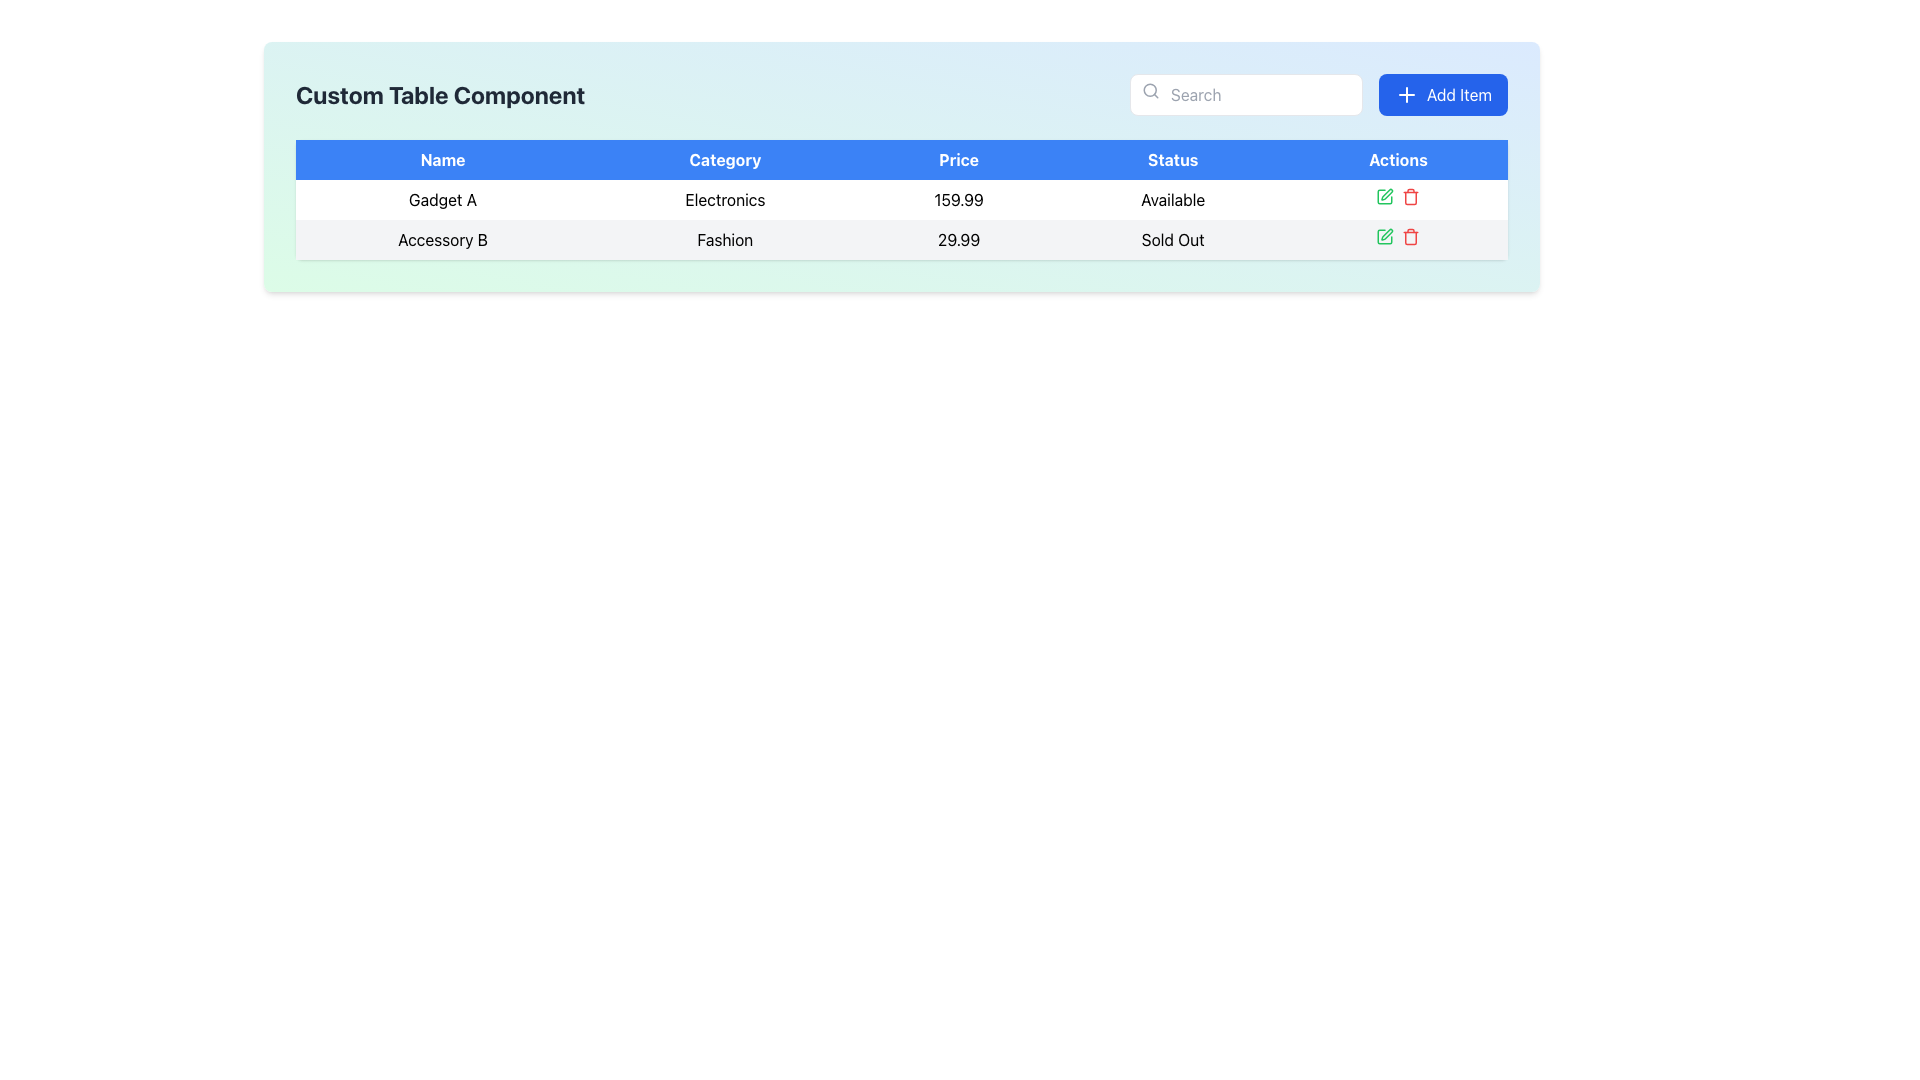 The image size is (1920, 1080). I want to click on the edit icon button located in the second row of the 'Actions' column of the table, which is next to the red delete icon and corresponds to the 'Sold Out' status, to initiate an edit action, so click(1384, 235).